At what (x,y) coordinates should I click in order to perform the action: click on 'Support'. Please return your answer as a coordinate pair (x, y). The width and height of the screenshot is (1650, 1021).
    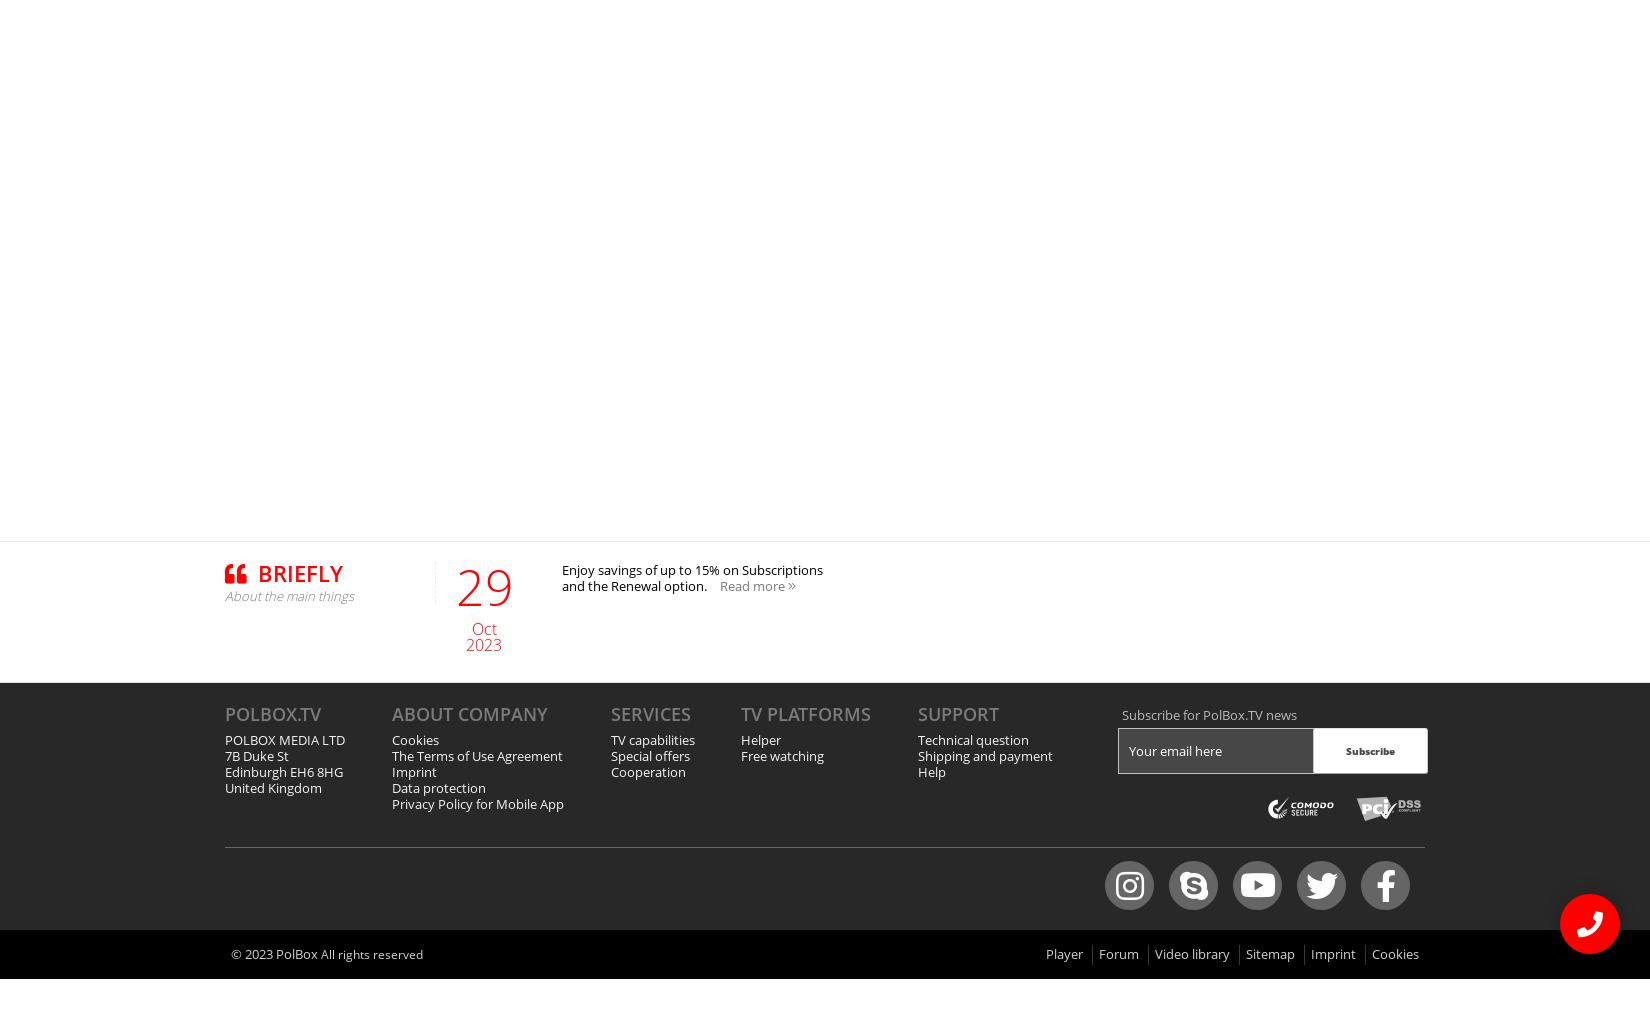
    Looking at the image, I should click on (958, 712).